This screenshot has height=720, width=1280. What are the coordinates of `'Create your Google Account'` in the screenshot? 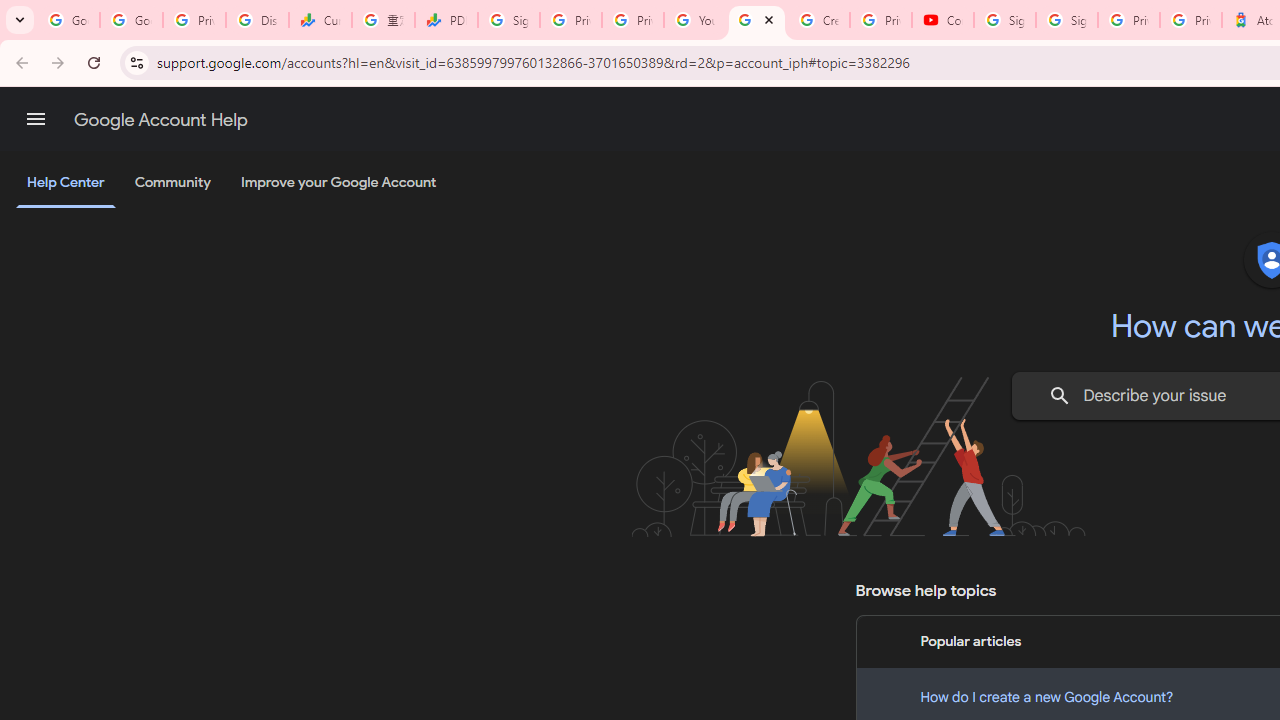 It's located at (819, 20).